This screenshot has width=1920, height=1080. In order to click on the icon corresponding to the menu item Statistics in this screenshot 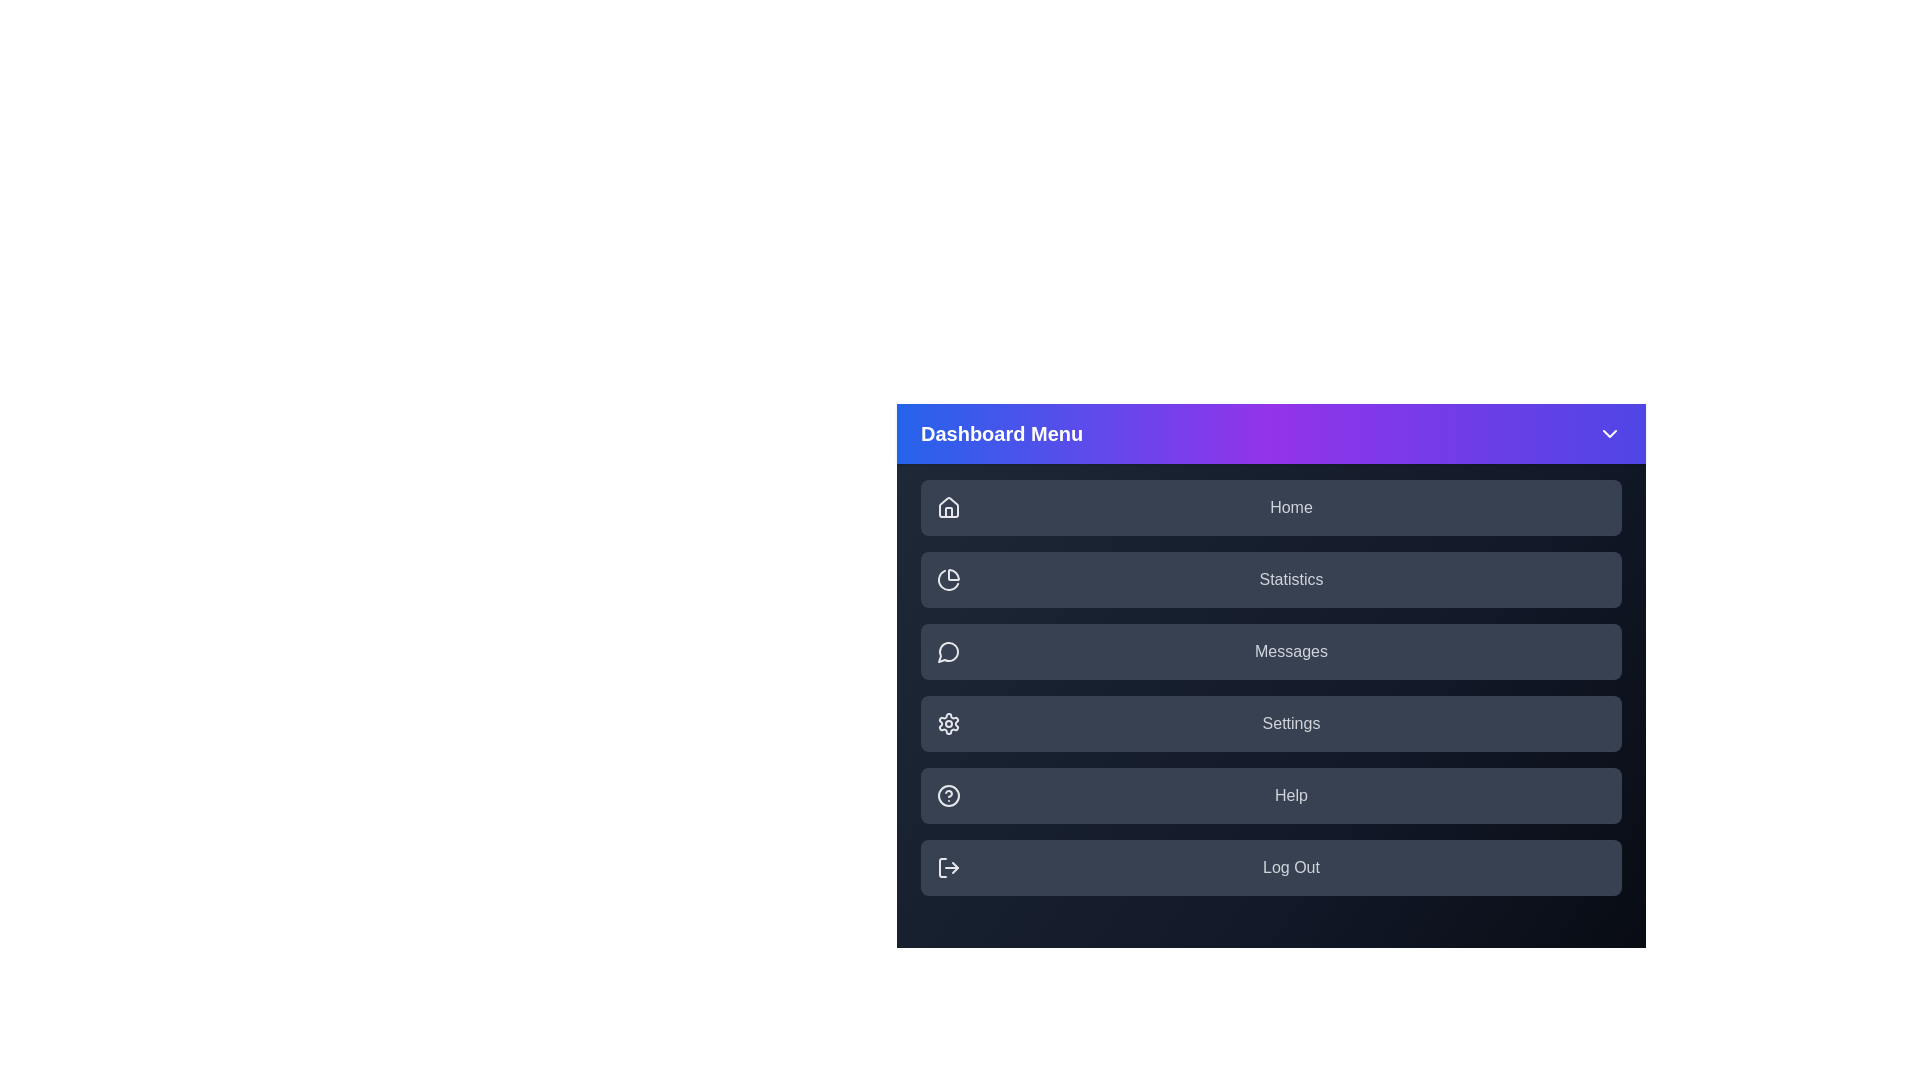, I will do `click(948, 579)`.